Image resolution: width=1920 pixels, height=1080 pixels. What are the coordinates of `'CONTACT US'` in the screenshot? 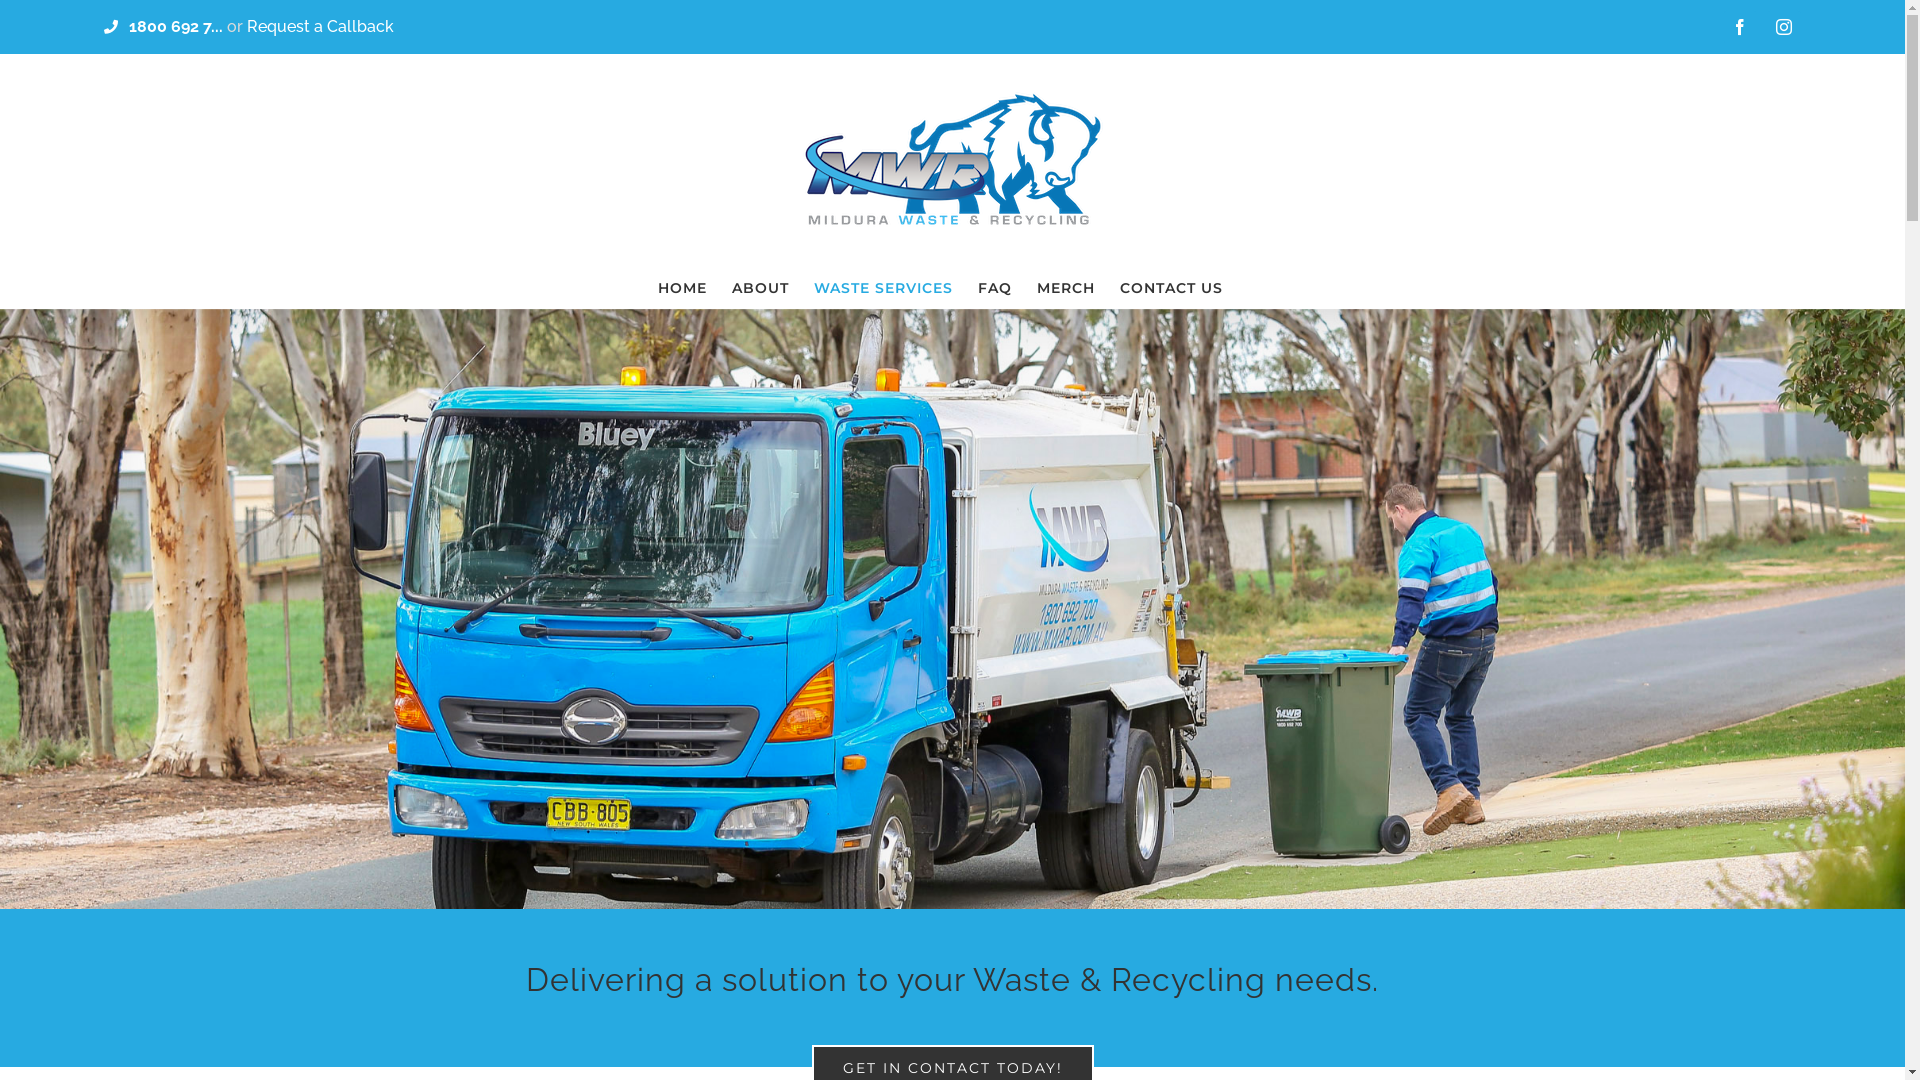 It's located at (1171, 288).